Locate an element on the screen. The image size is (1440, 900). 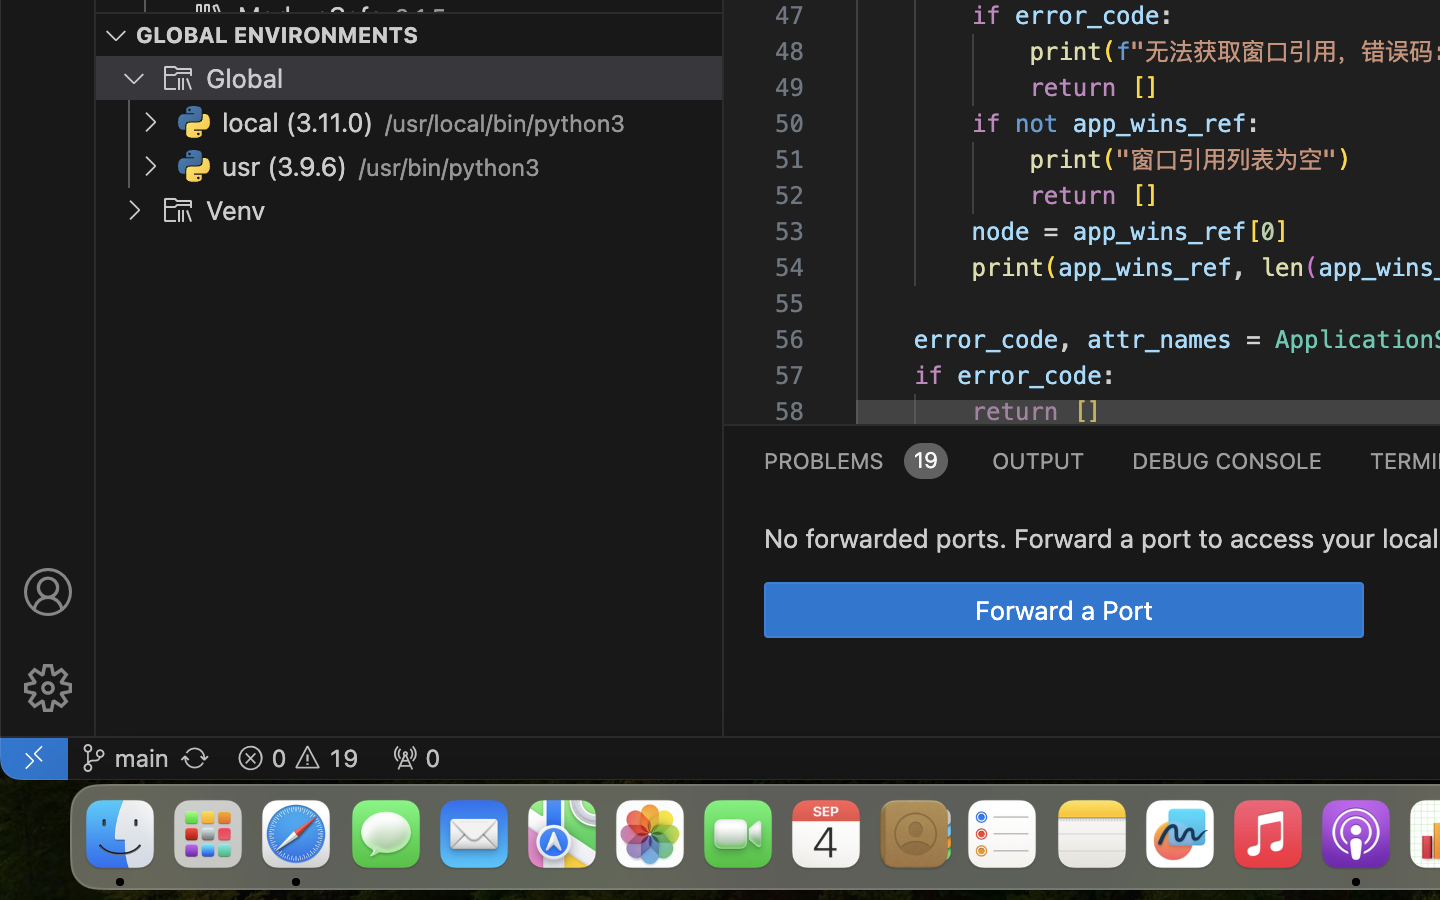
'0 DEBUG CONSOLE' is located at coordinates (1226, 458).